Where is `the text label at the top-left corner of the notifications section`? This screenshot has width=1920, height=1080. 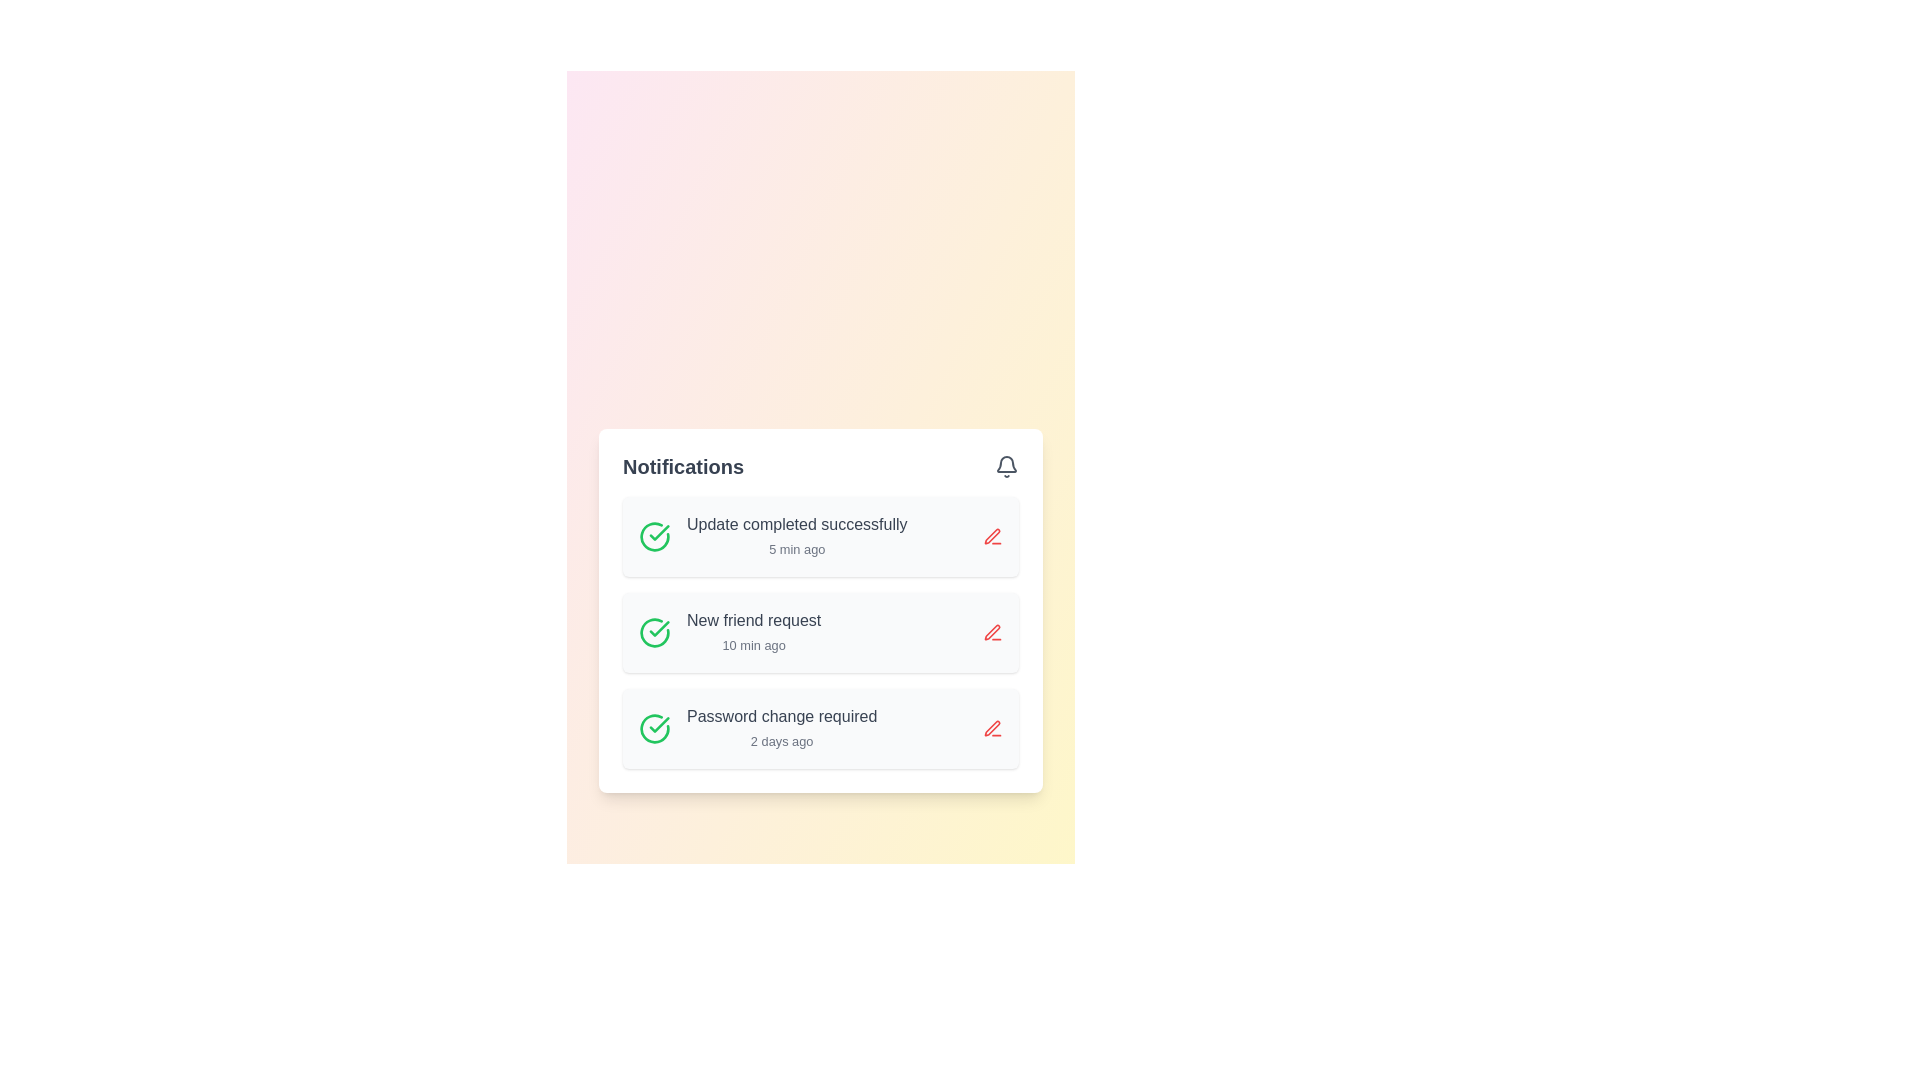 the text label at the top-left corner of the notifications section is located at coordinates (683, 466).